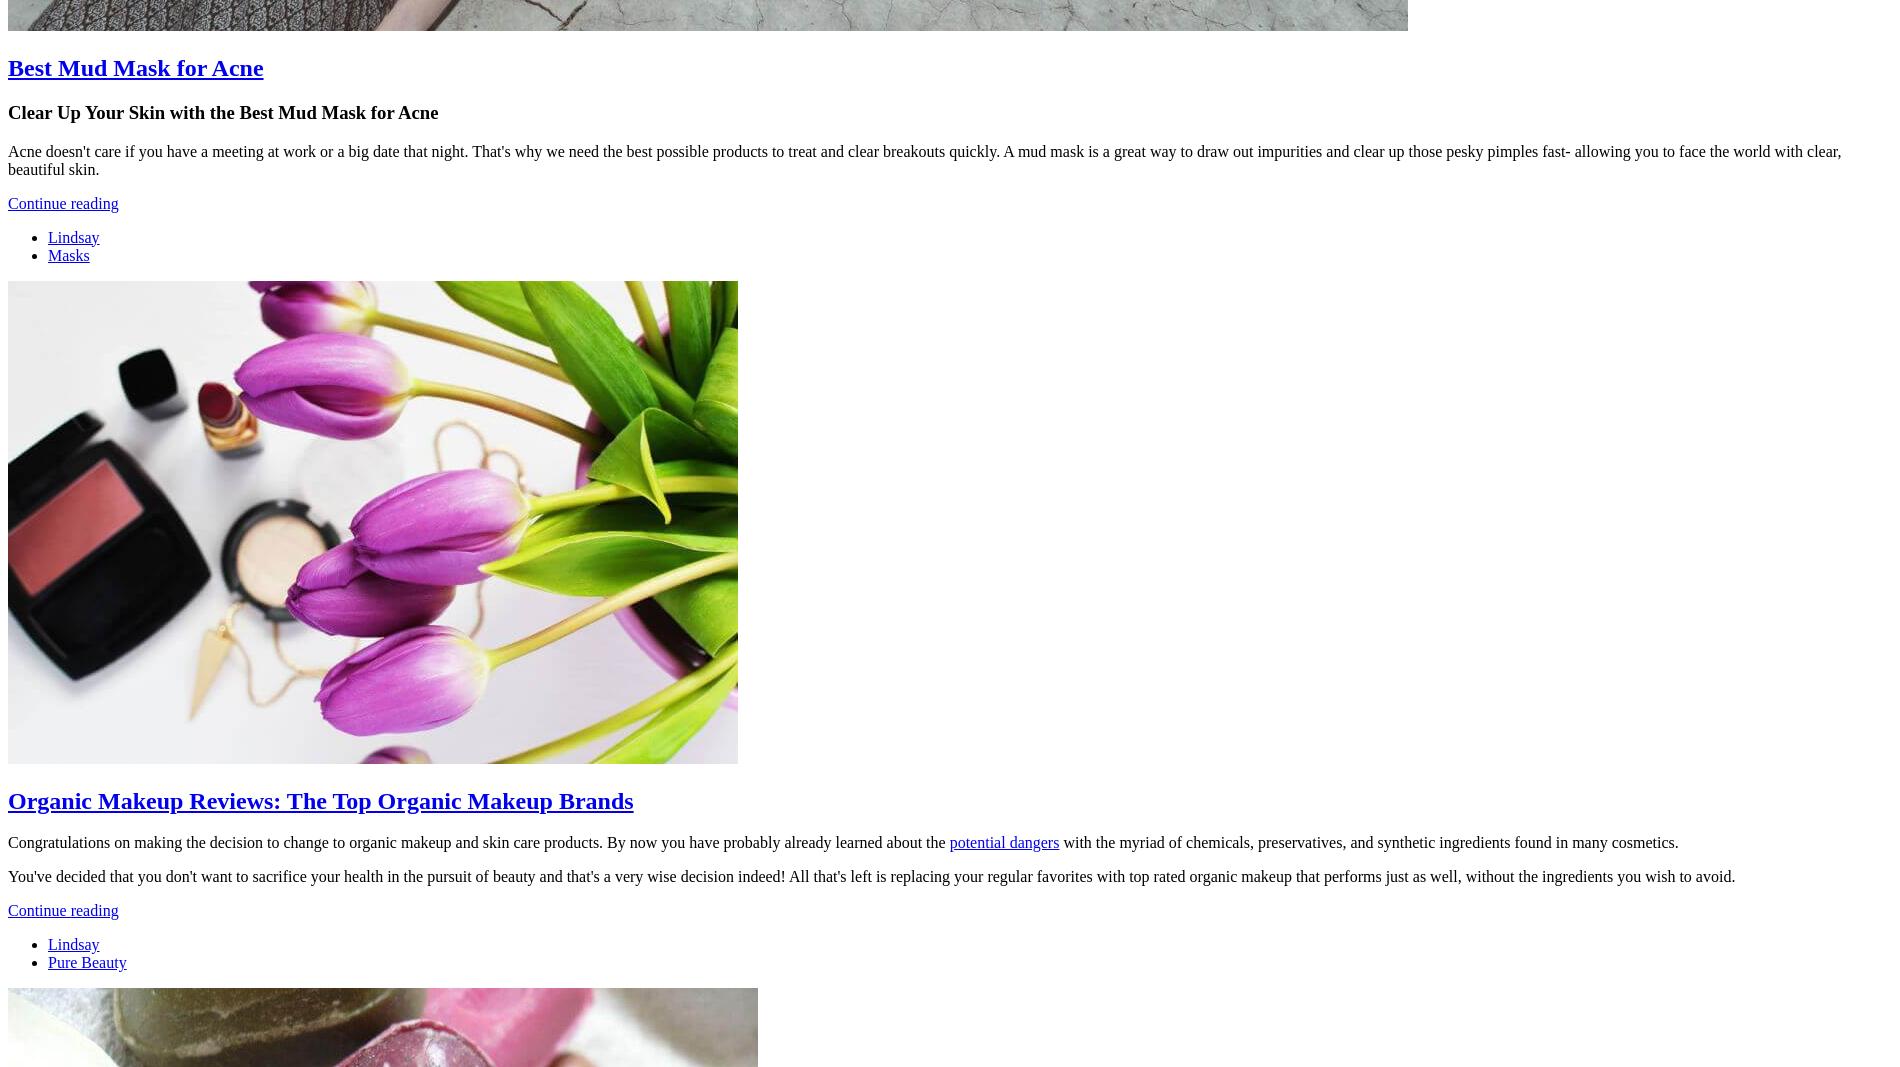 Image resolution: width=1900 pixels, height=1067 pixels. Describe the element at coordinates (68, 254) in the screenshot. I see `'Masks'` at that location.